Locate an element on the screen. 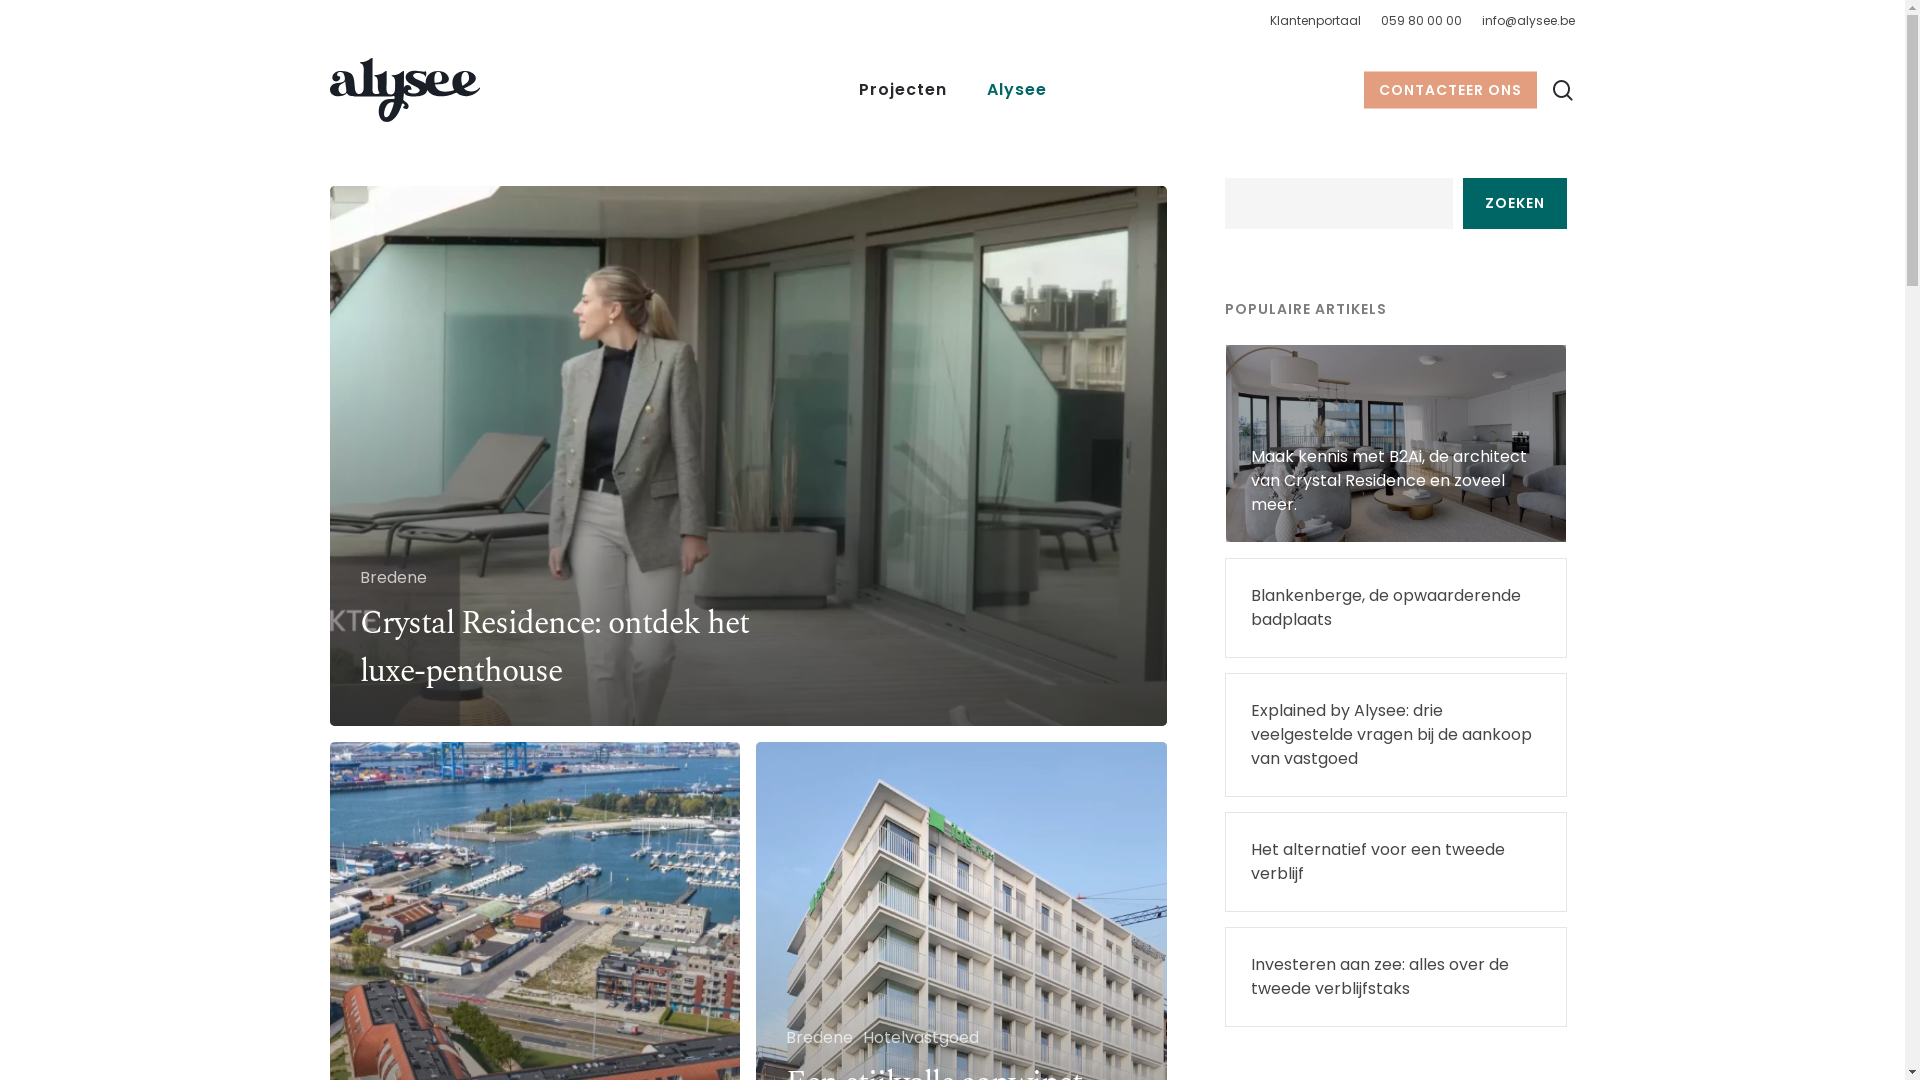  'Projecten' is located at coordinates (901, 88).